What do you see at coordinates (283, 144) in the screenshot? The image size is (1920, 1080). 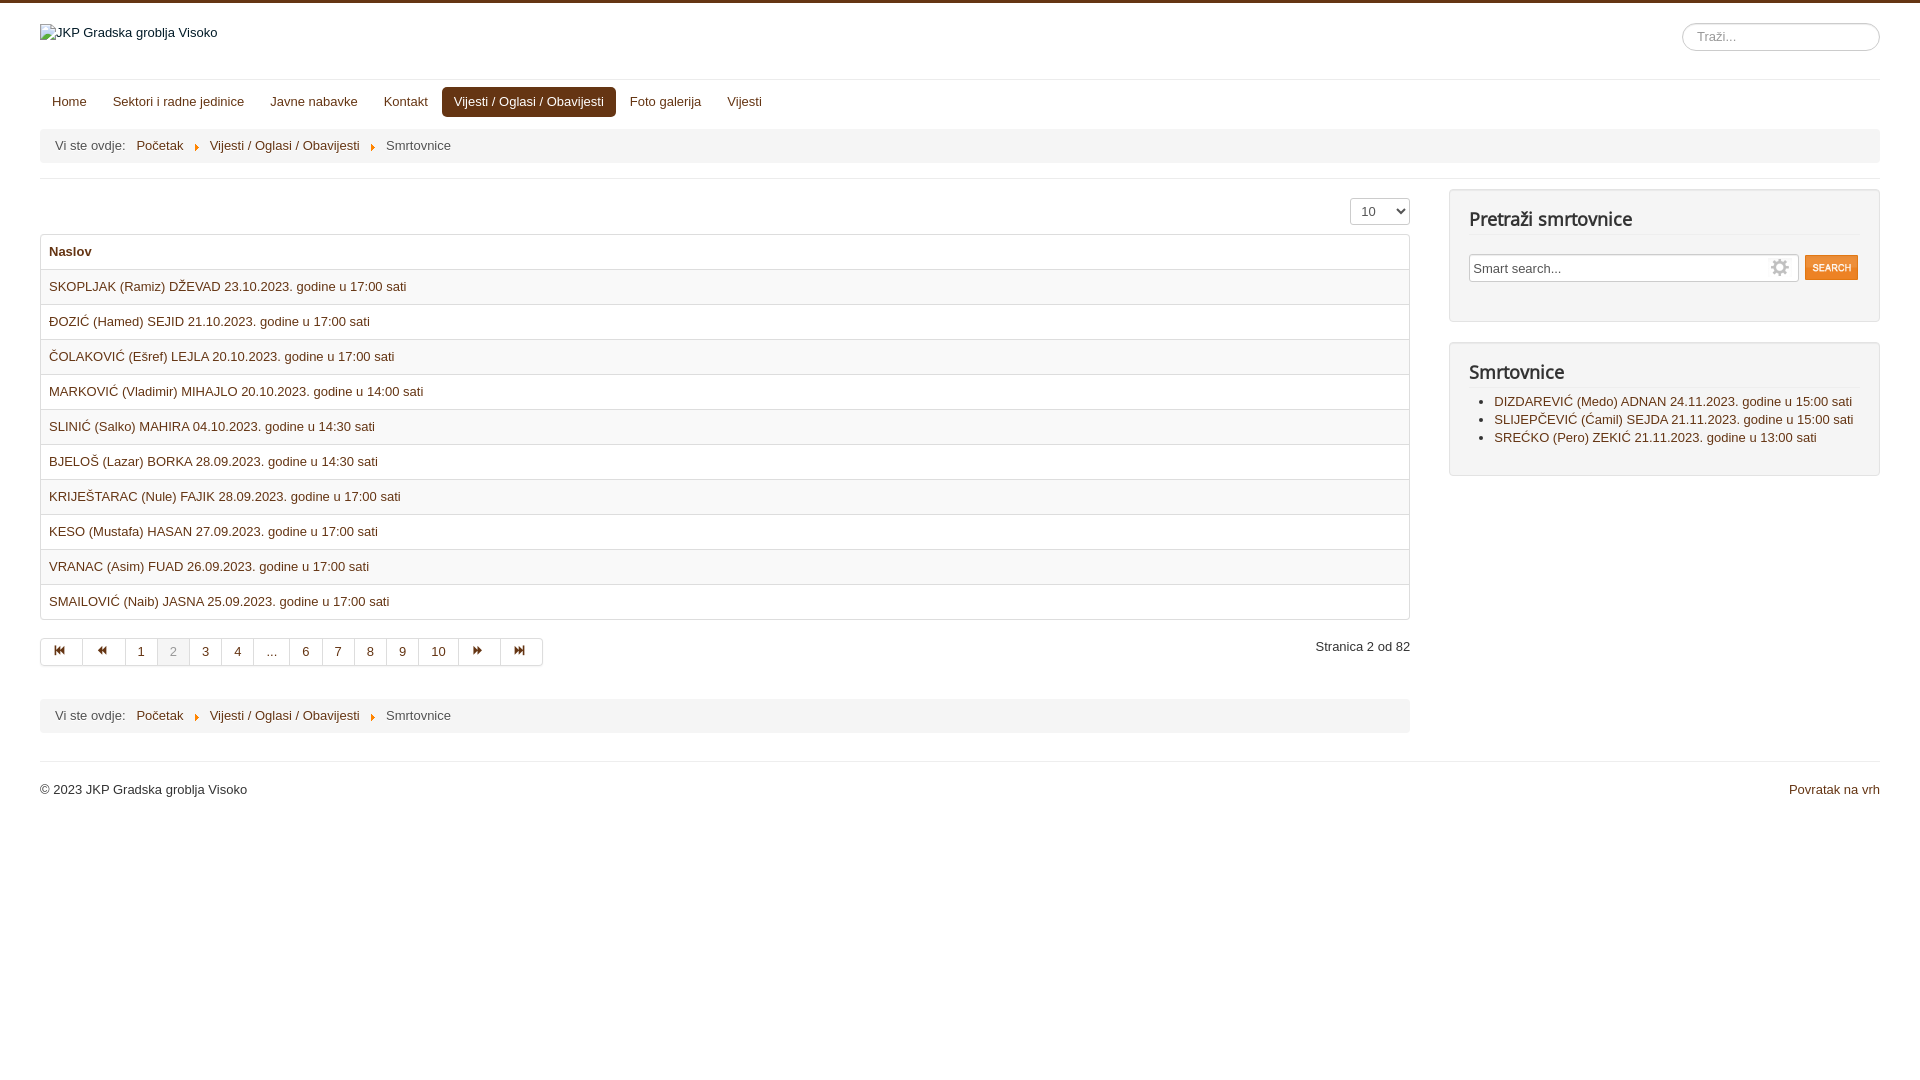 I see `'Vijesti / Oglasi / Obavijesti'` at bounding box center [283, 144].